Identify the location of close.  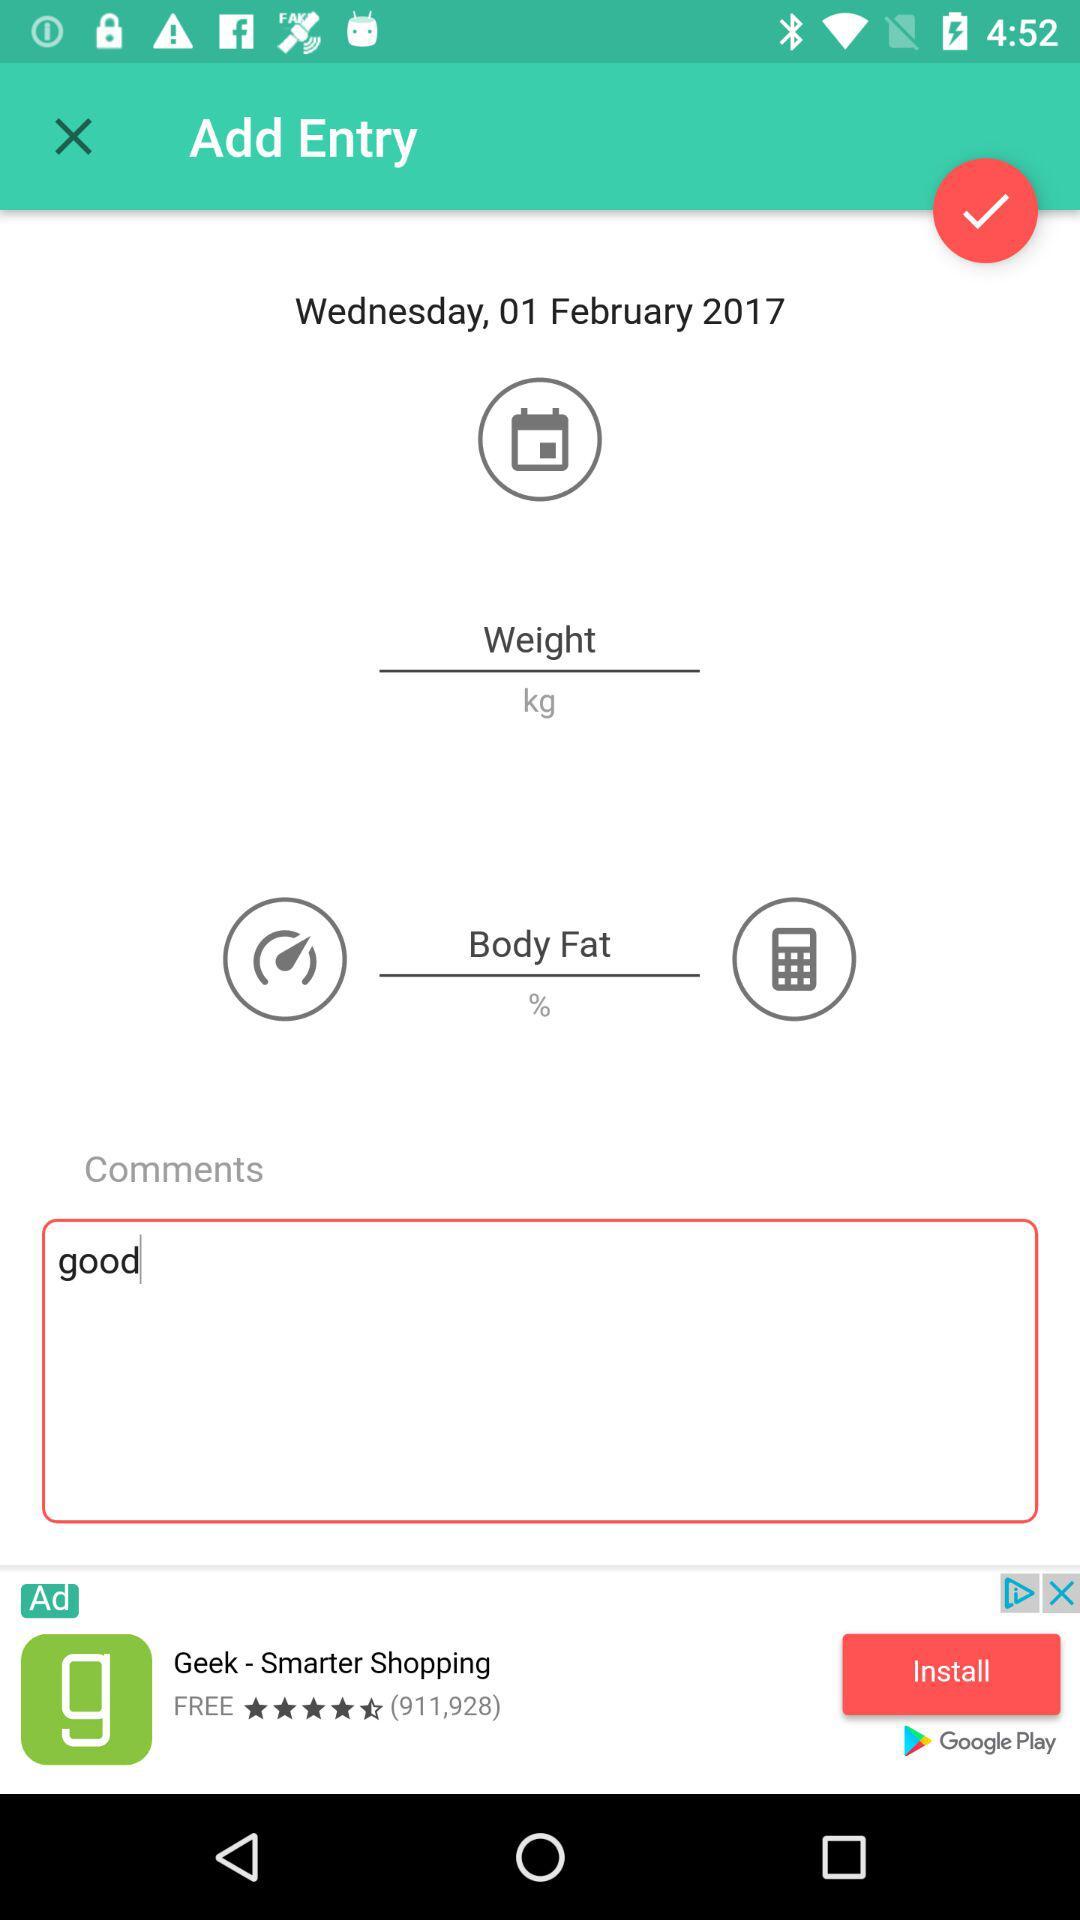
(72, 135).